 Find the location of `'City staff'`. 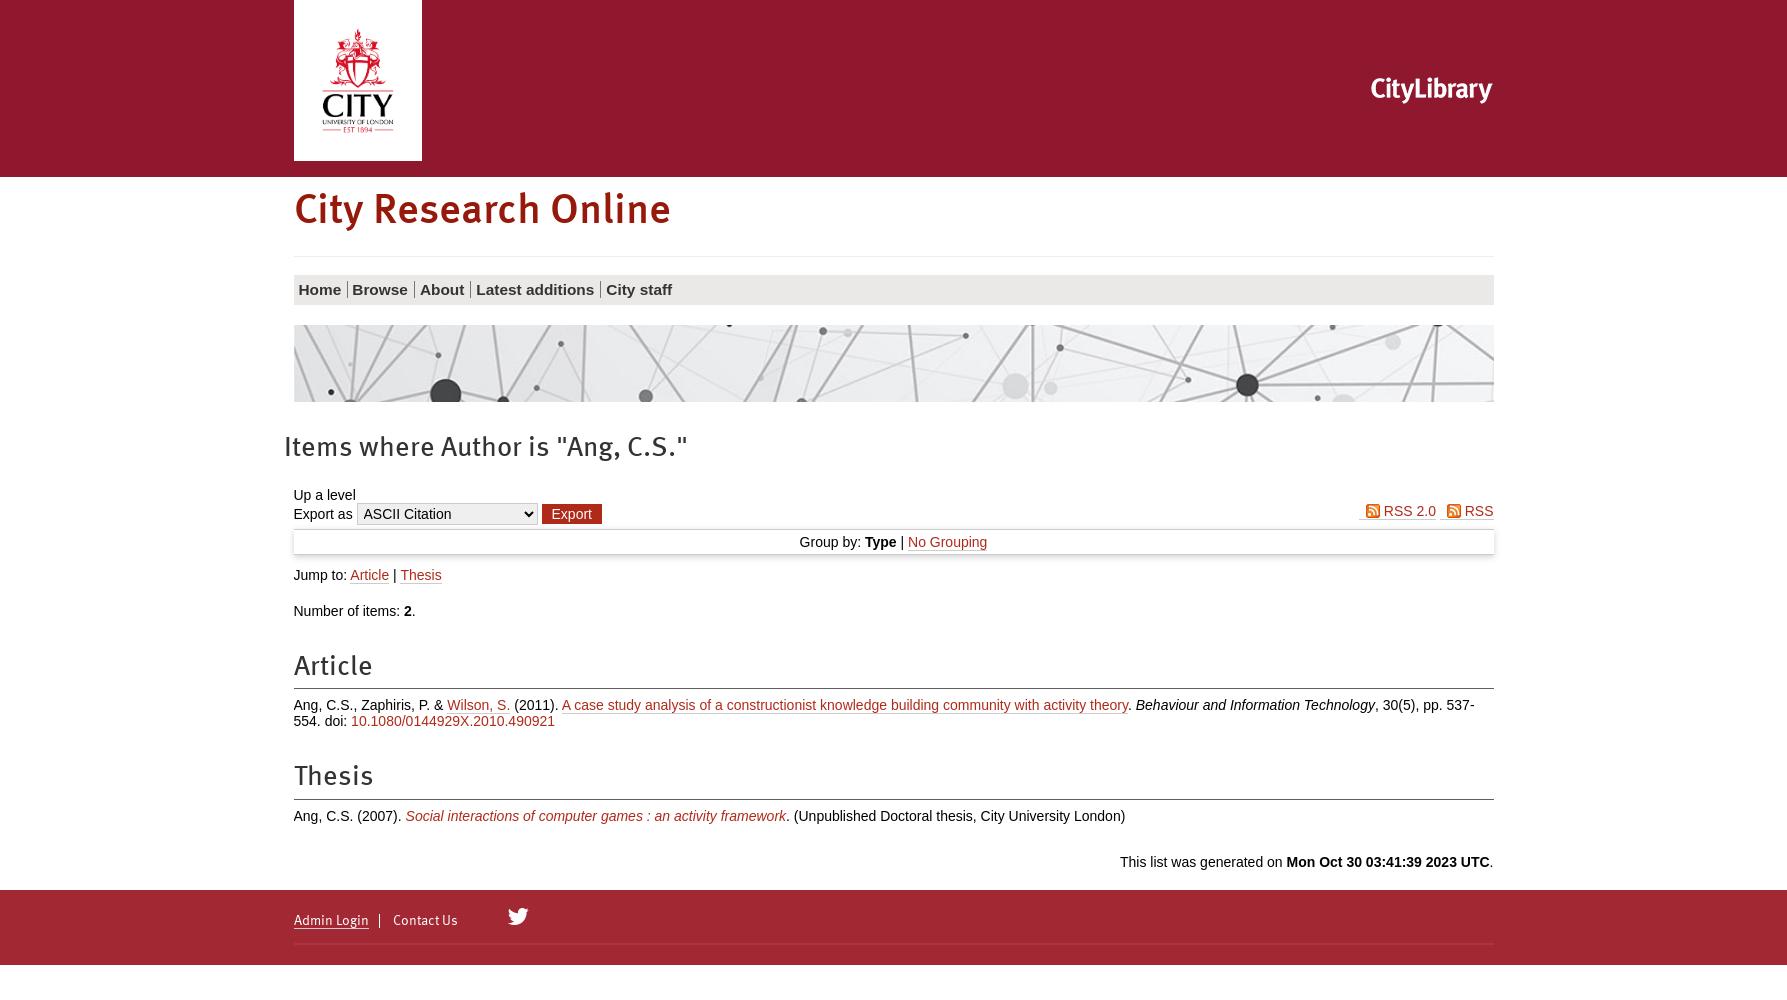

'City staff' is located at coordinates (638, 288).